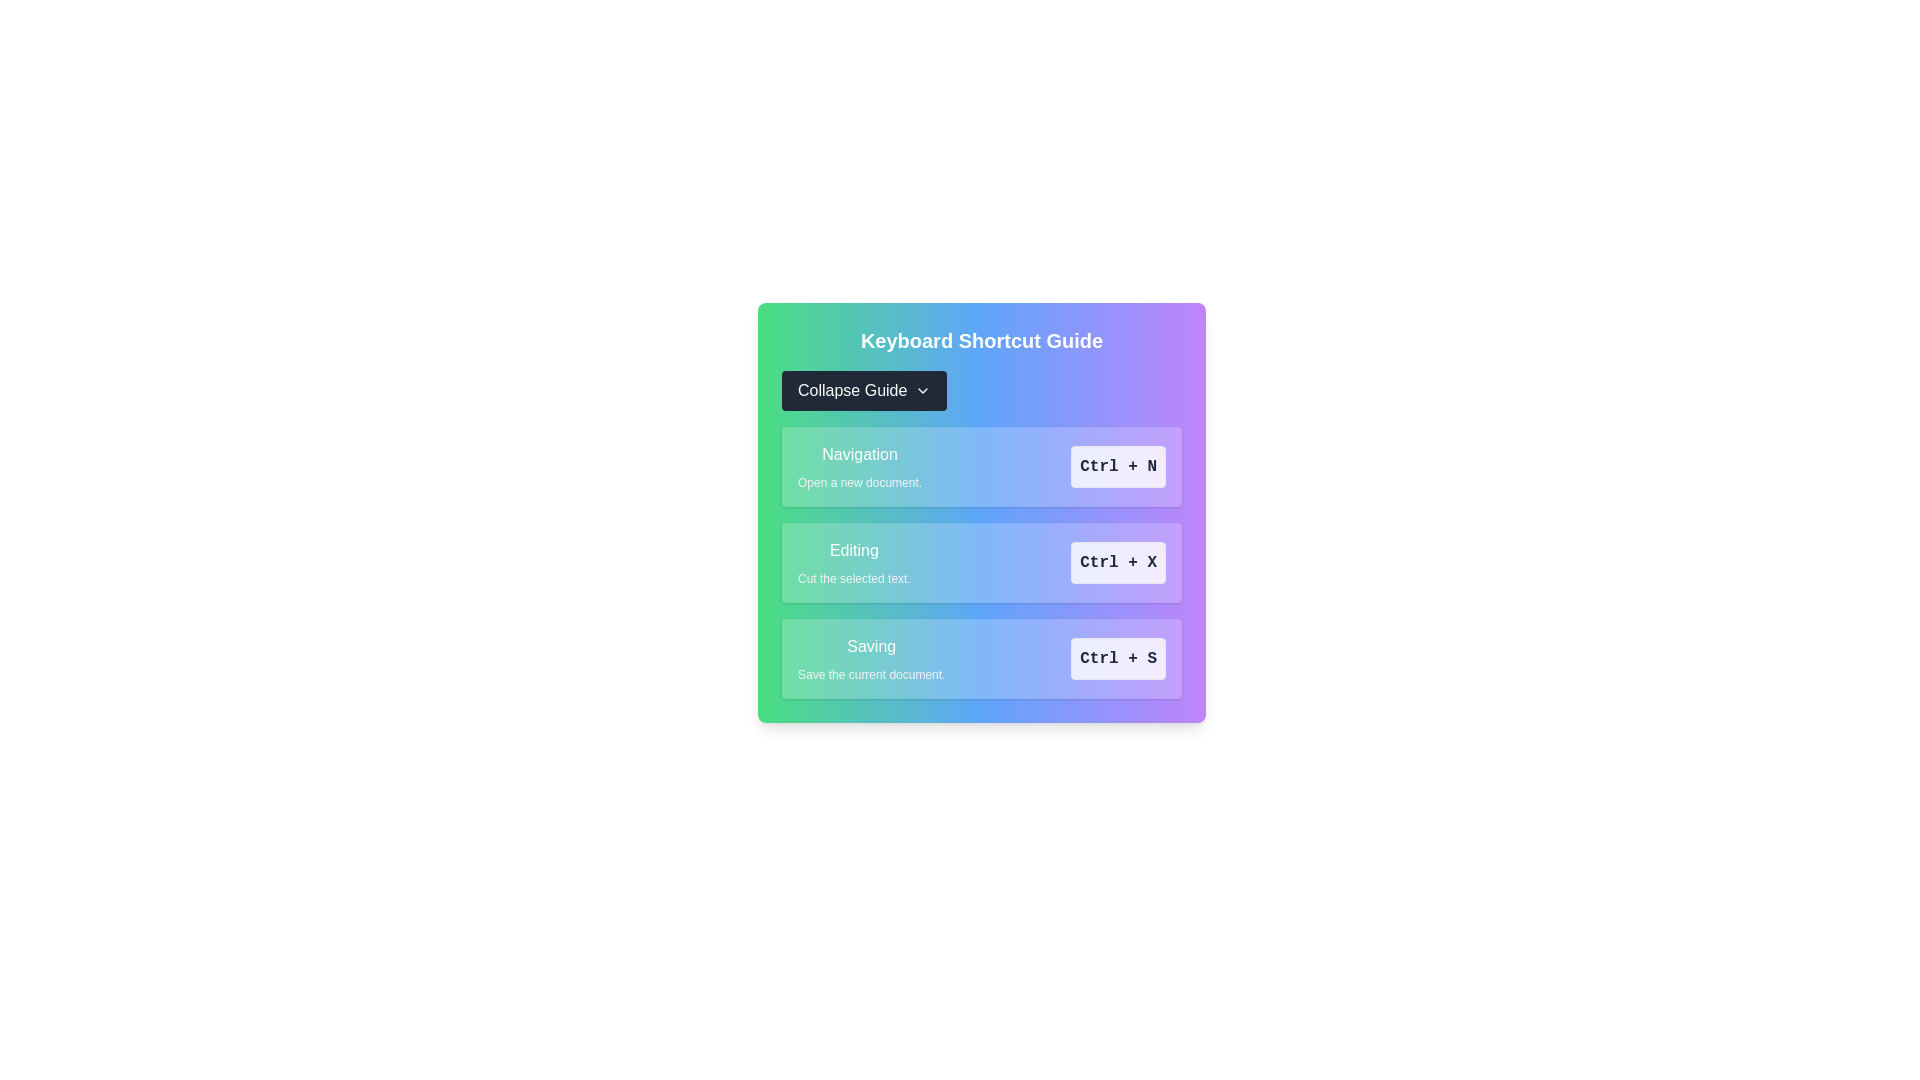  What do you see at coordinates (1117, 659) in the screenshot?
I see `the Text Label displaying the keyboard shortcut 'Ctrl + S', located in the third row corresponding to the 'Saving' label` at bounding box center [1117, 659].